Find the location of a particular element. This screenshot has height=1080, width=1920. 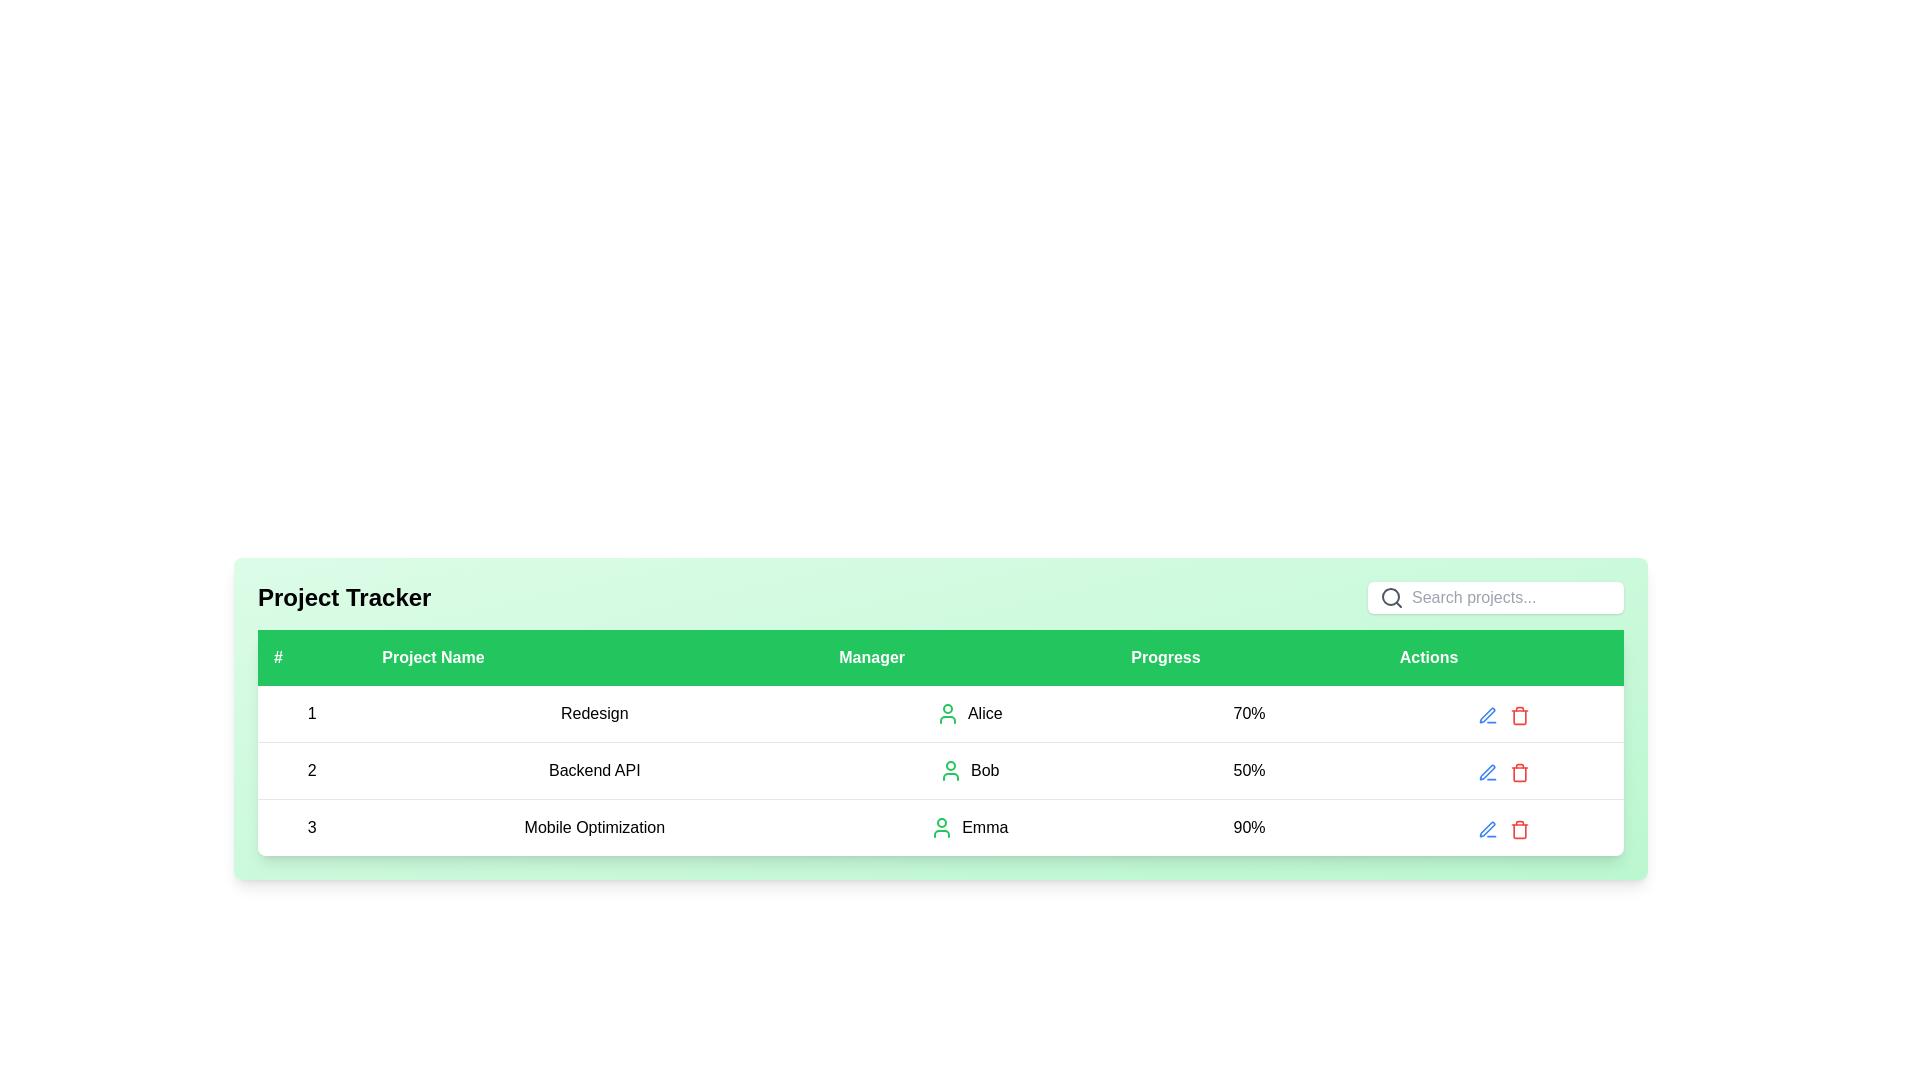

the text label displaying the number '2' in the second row and first column of the project tracker interface is located at coordinates (311, 770).